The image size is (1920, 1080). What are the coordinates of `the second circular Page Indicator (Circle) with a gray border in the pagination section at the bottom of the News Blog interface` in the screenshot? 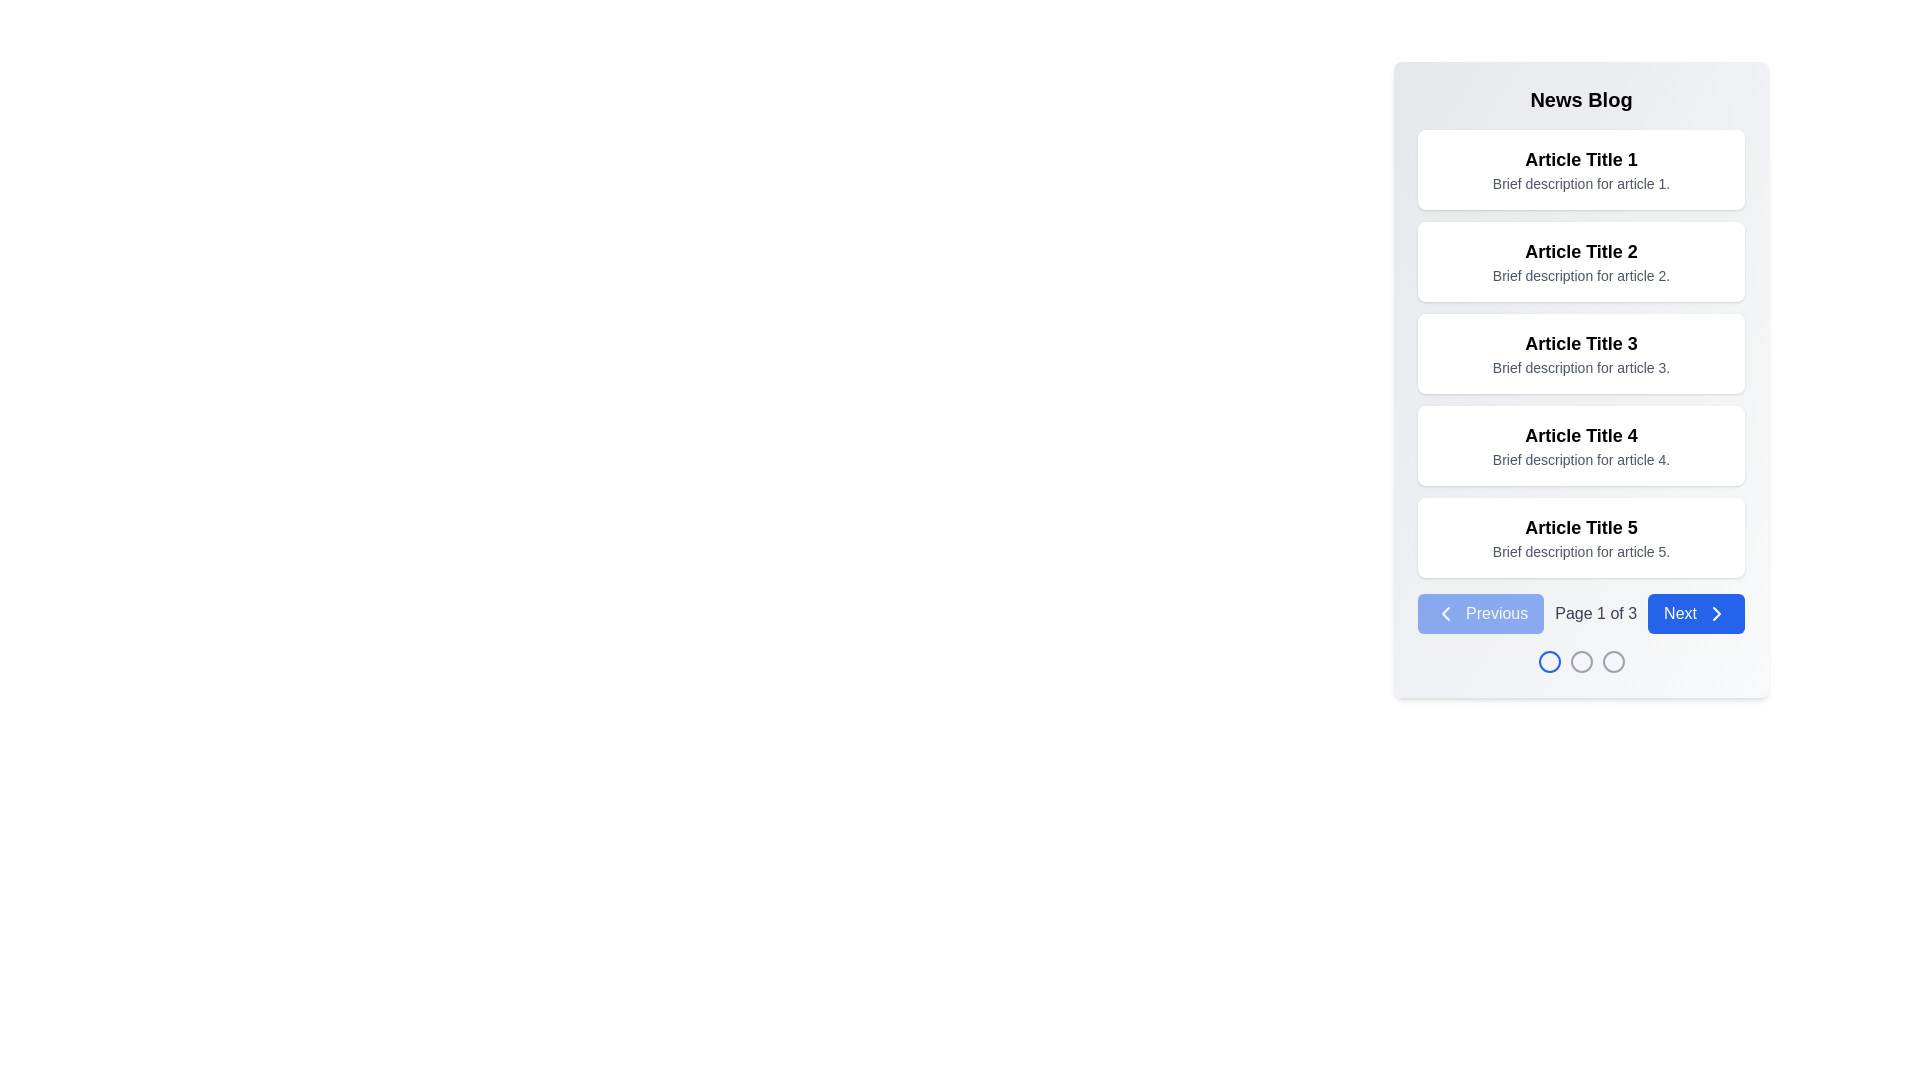 It's located at (1580, 662).